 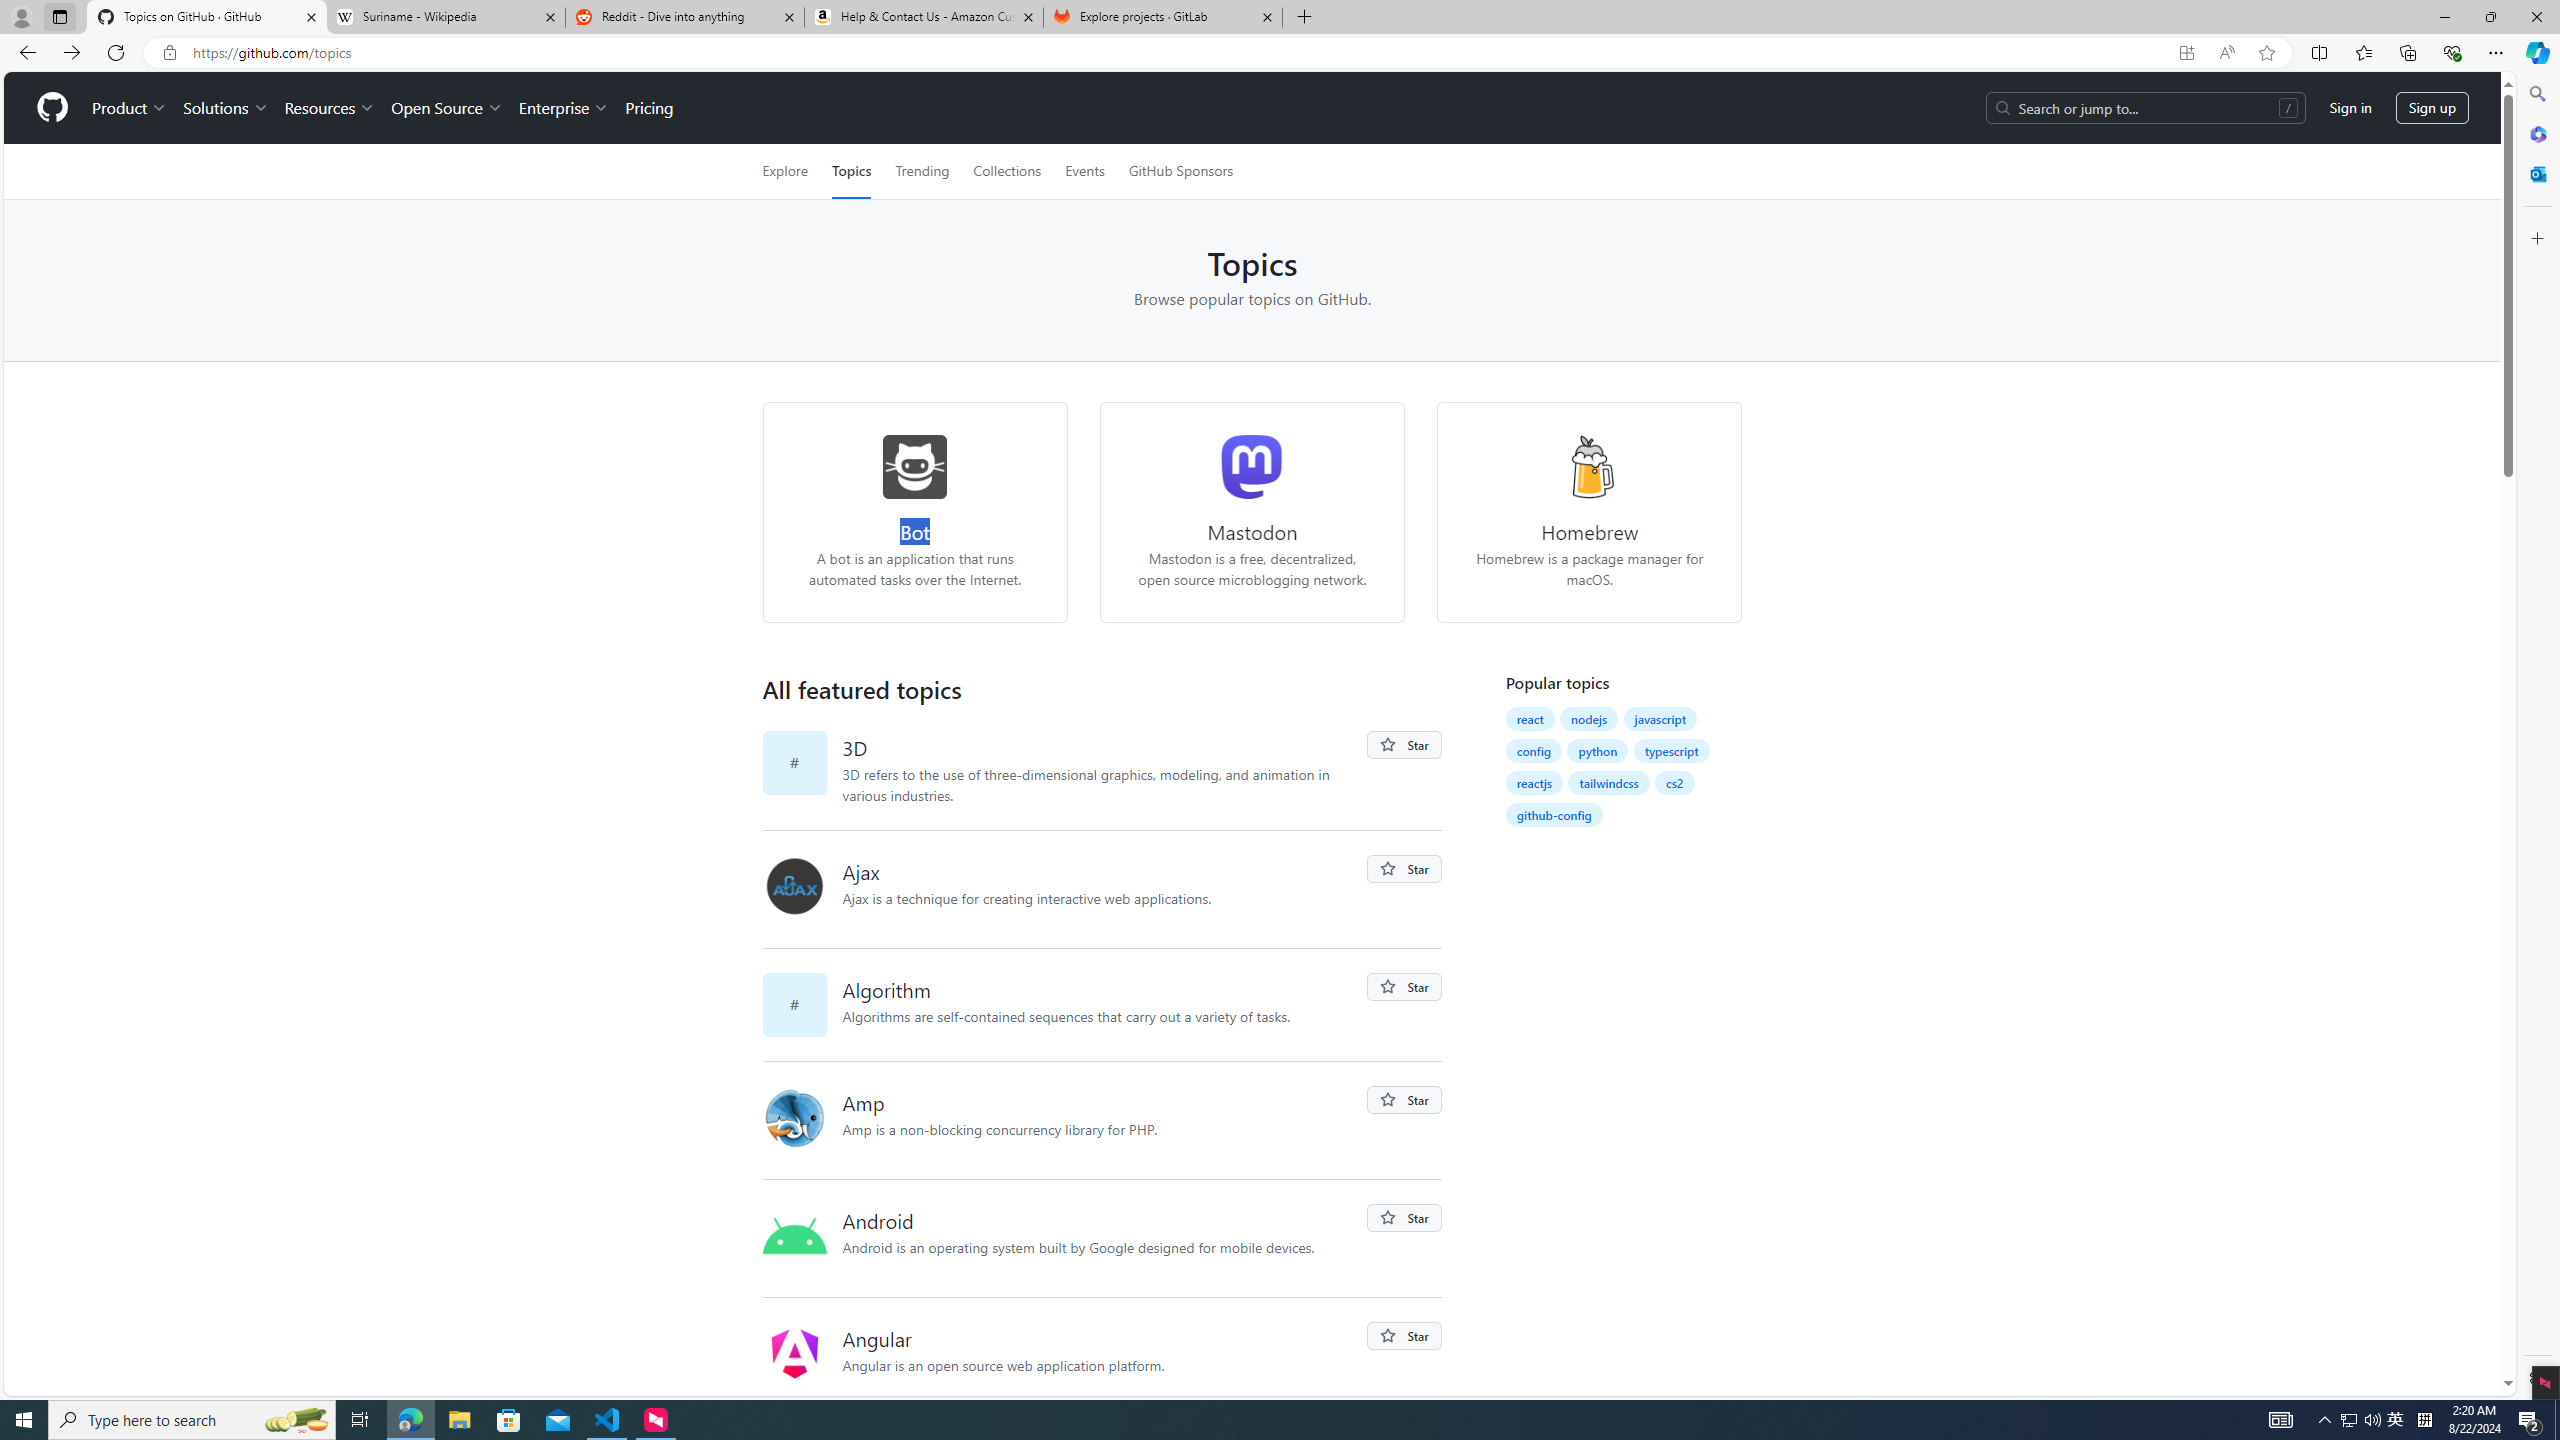 What do you see at coordinates (1675, 782) in the screenshot?
I see `'cs2'` at bounding box center [1675, 782].